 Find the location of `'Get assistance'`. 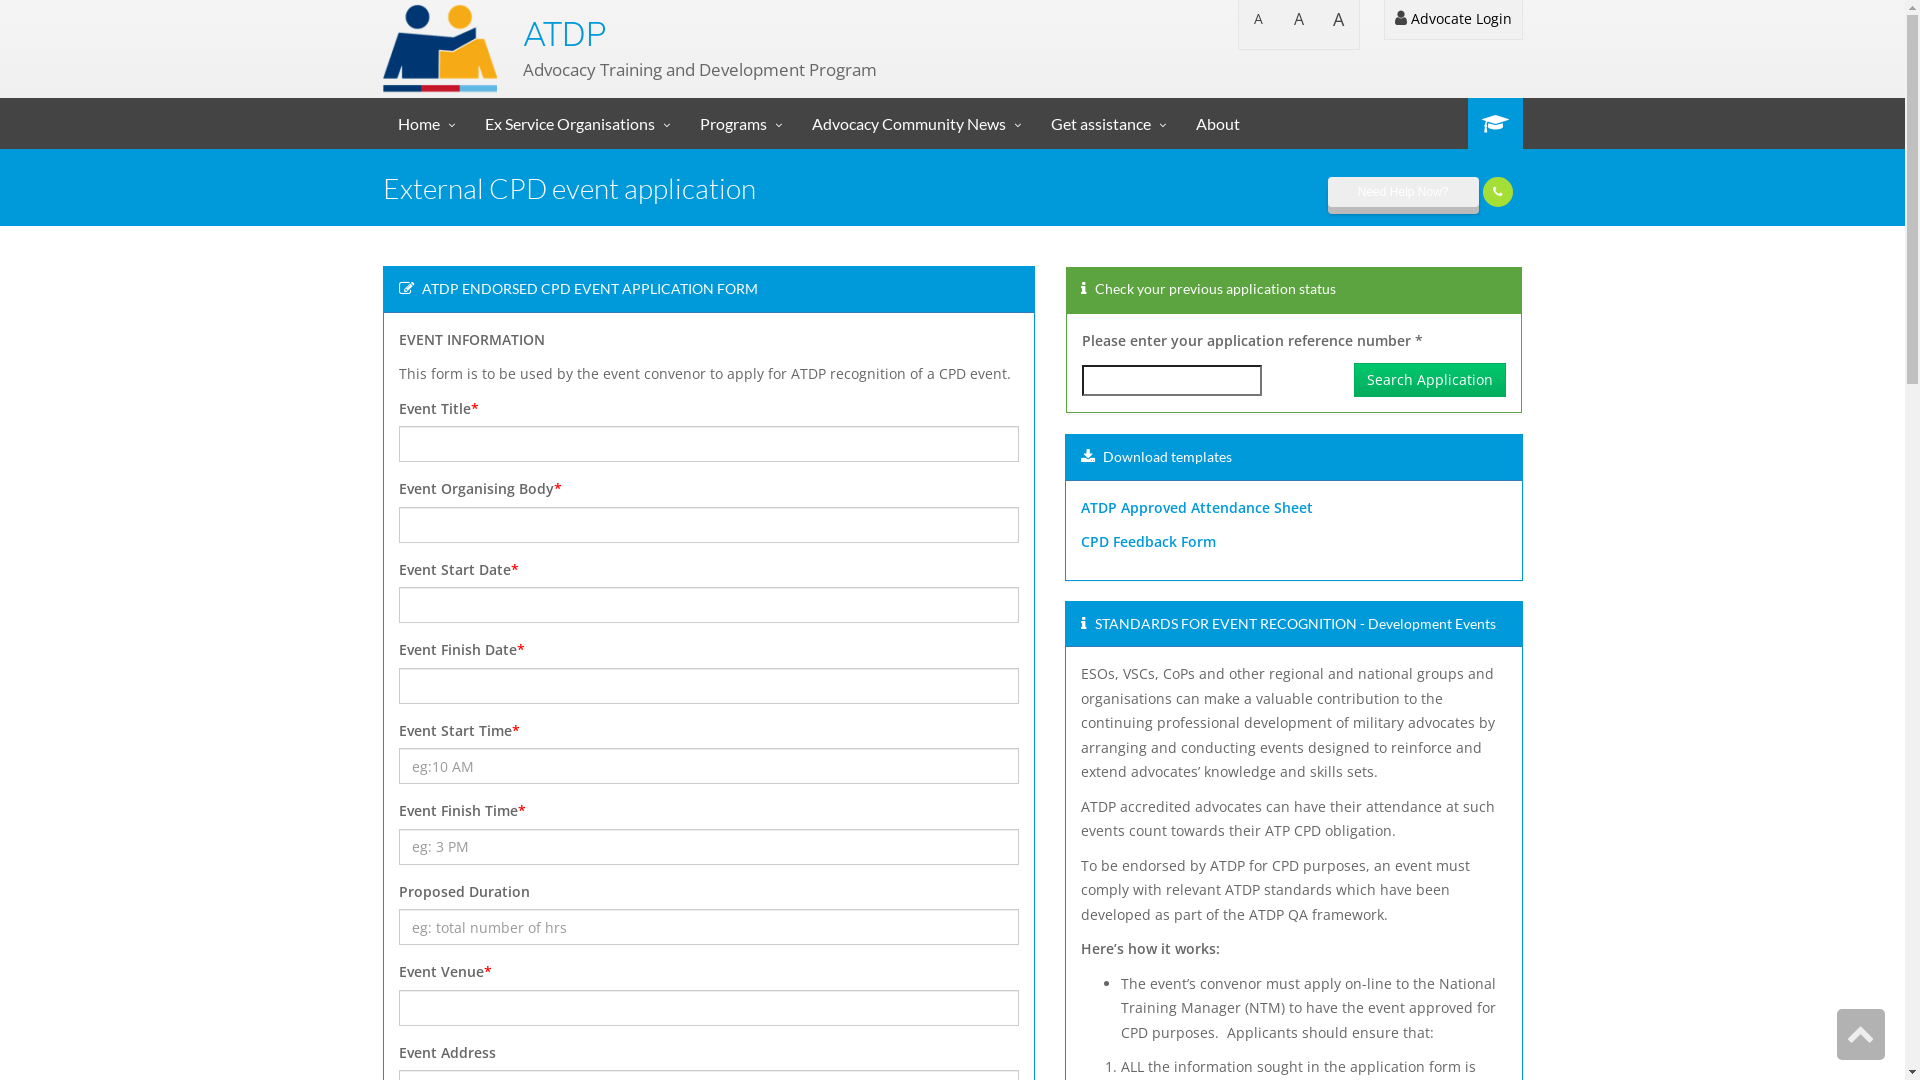

'Get assistance' is located at coordinates (1107, 123).